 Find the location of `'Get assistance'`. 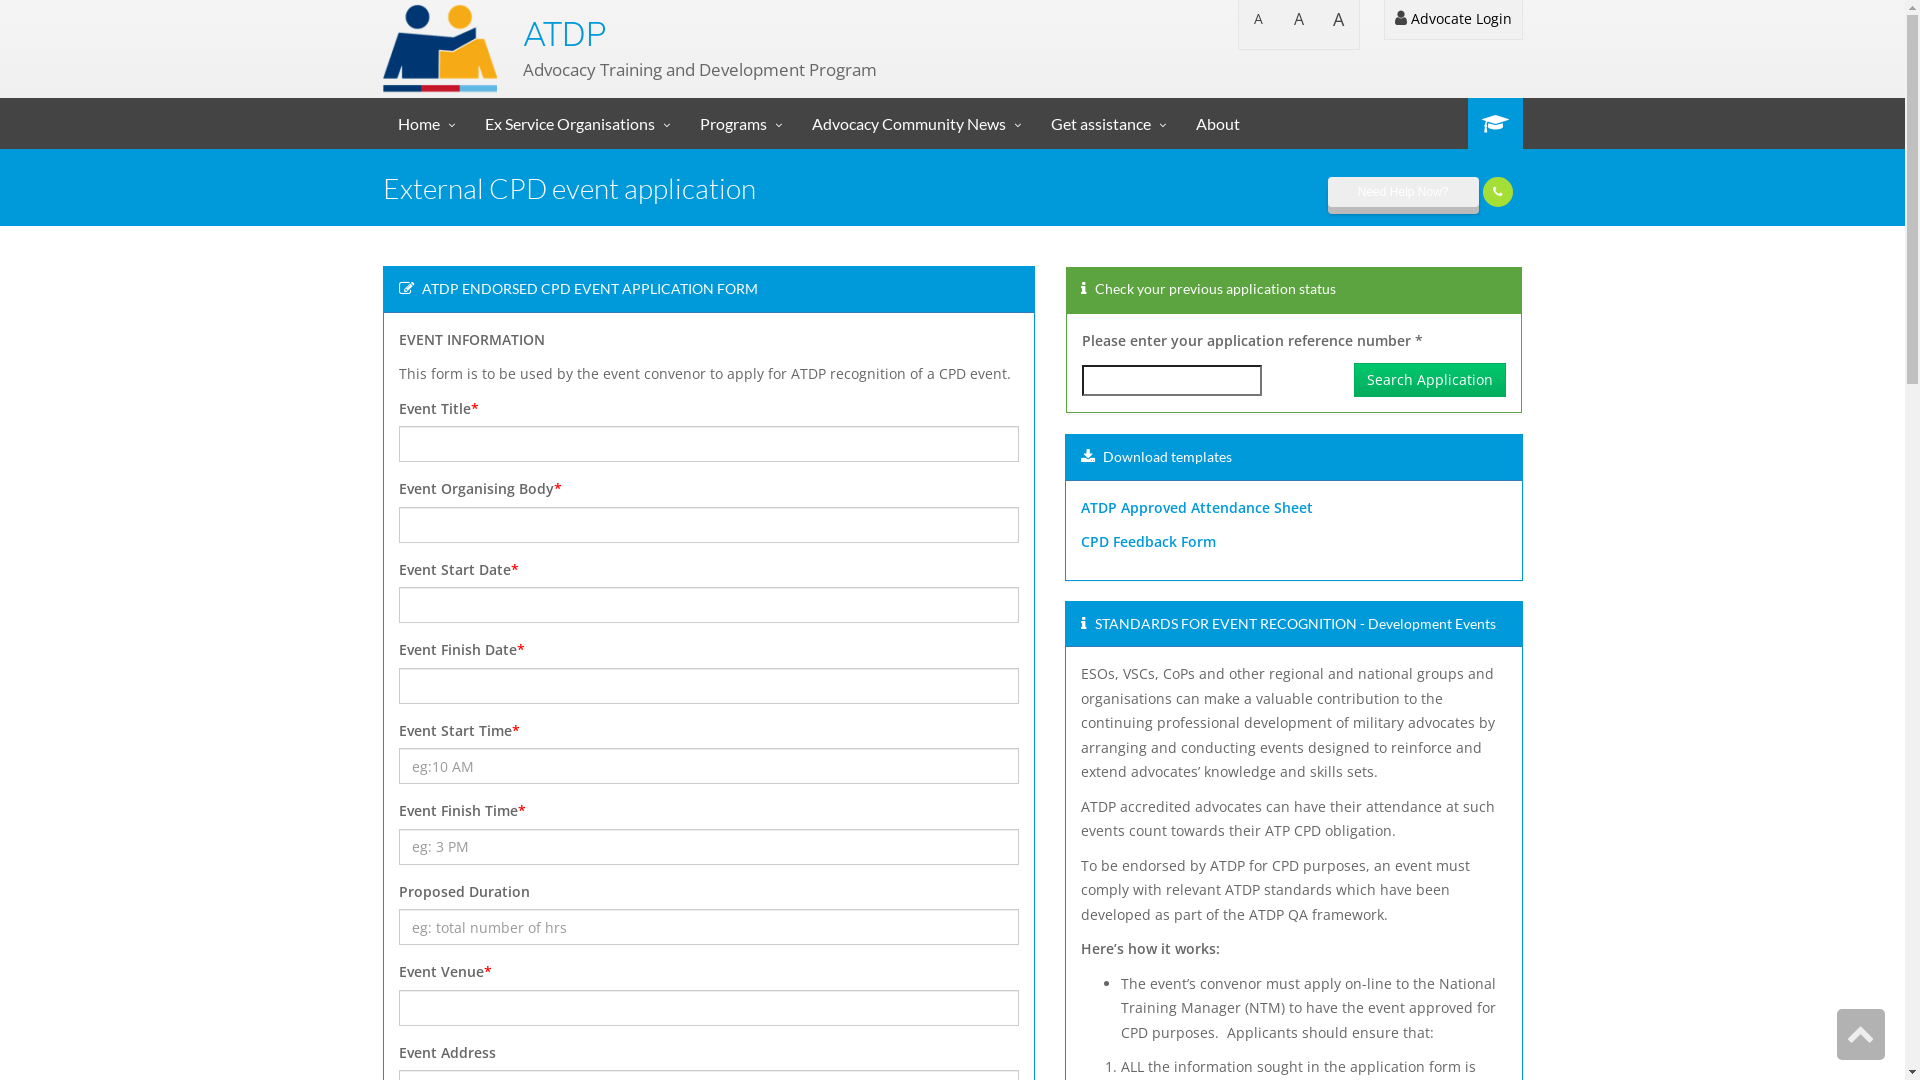

'Get assistance' is located at coordinates (1107, 123).